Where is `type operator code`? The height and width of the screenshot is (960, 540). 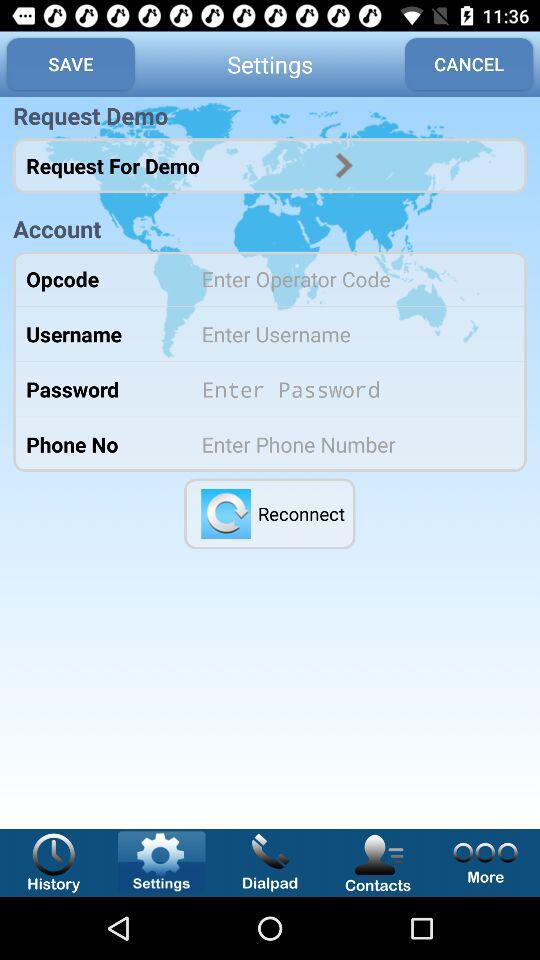 type operator code is located at coordinates (350, 277).